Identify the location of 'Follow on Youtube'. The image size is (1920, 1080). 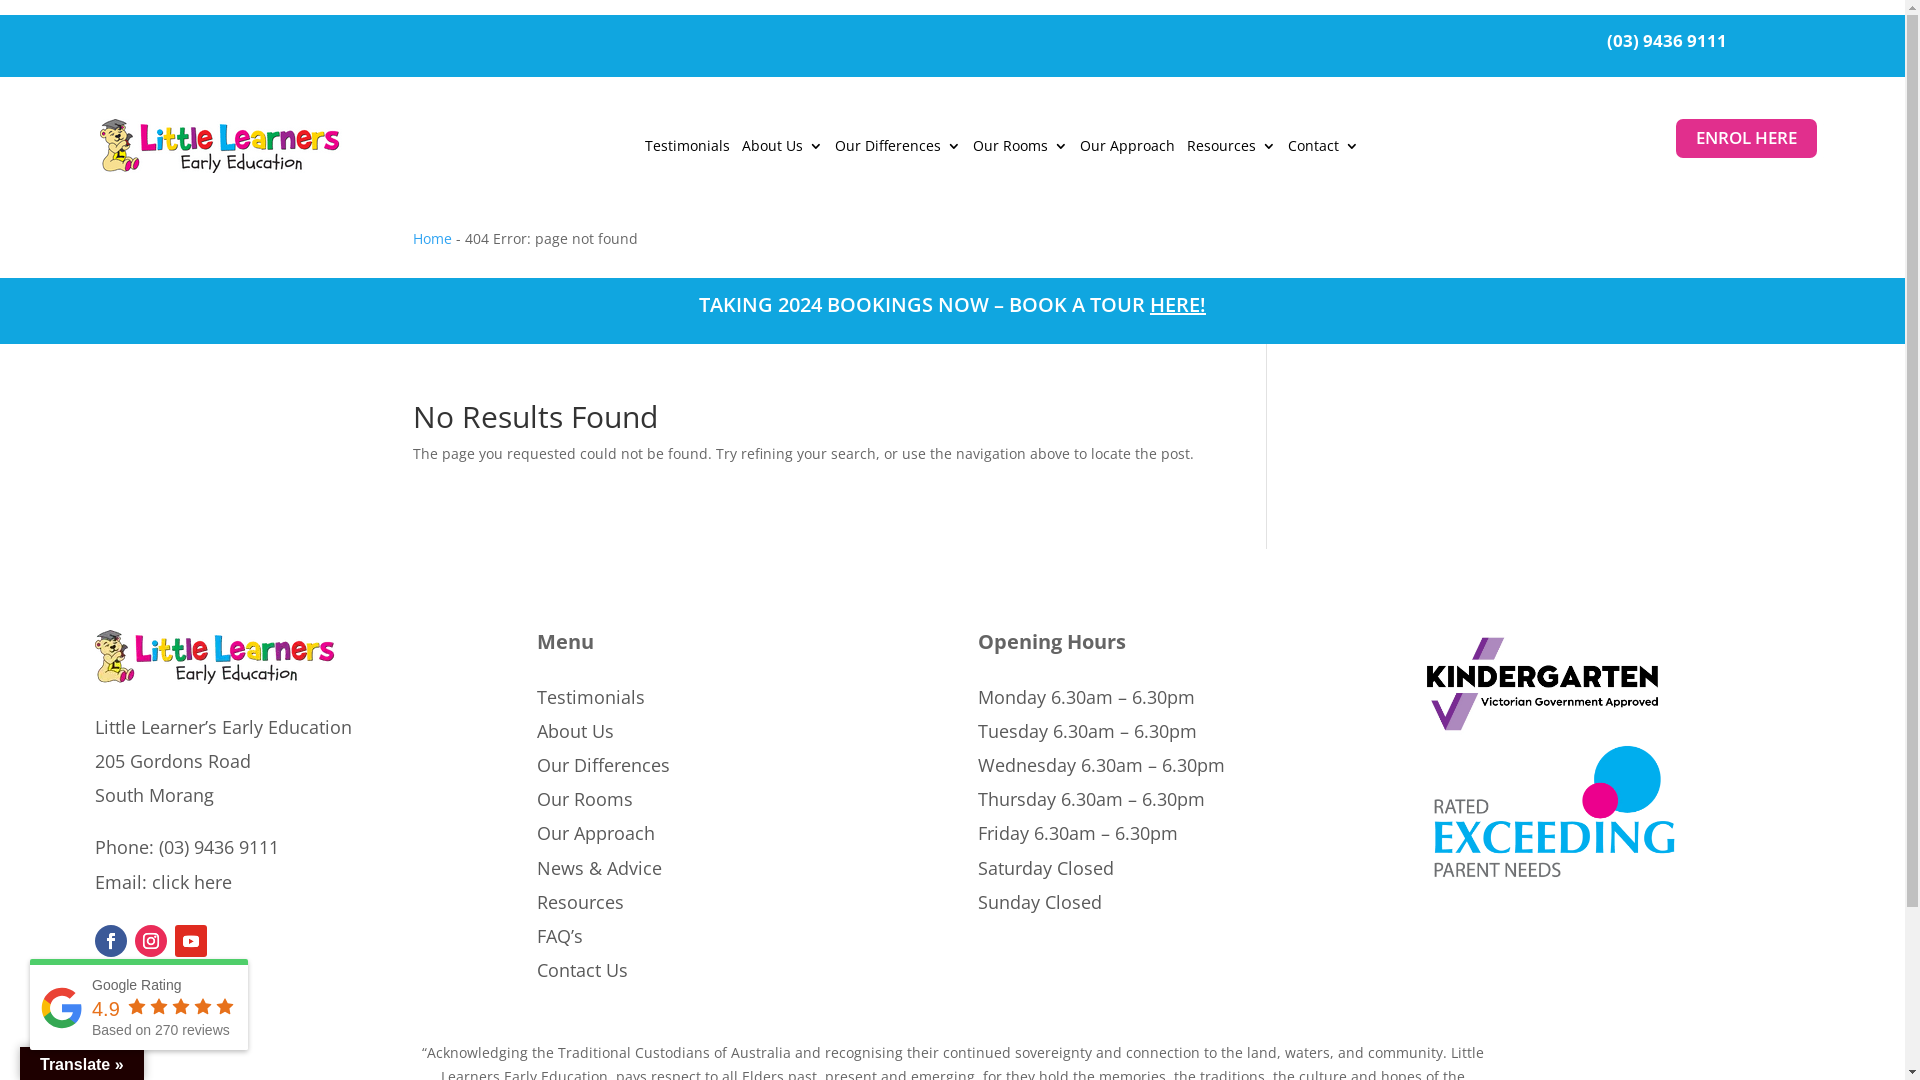
(191, 941).